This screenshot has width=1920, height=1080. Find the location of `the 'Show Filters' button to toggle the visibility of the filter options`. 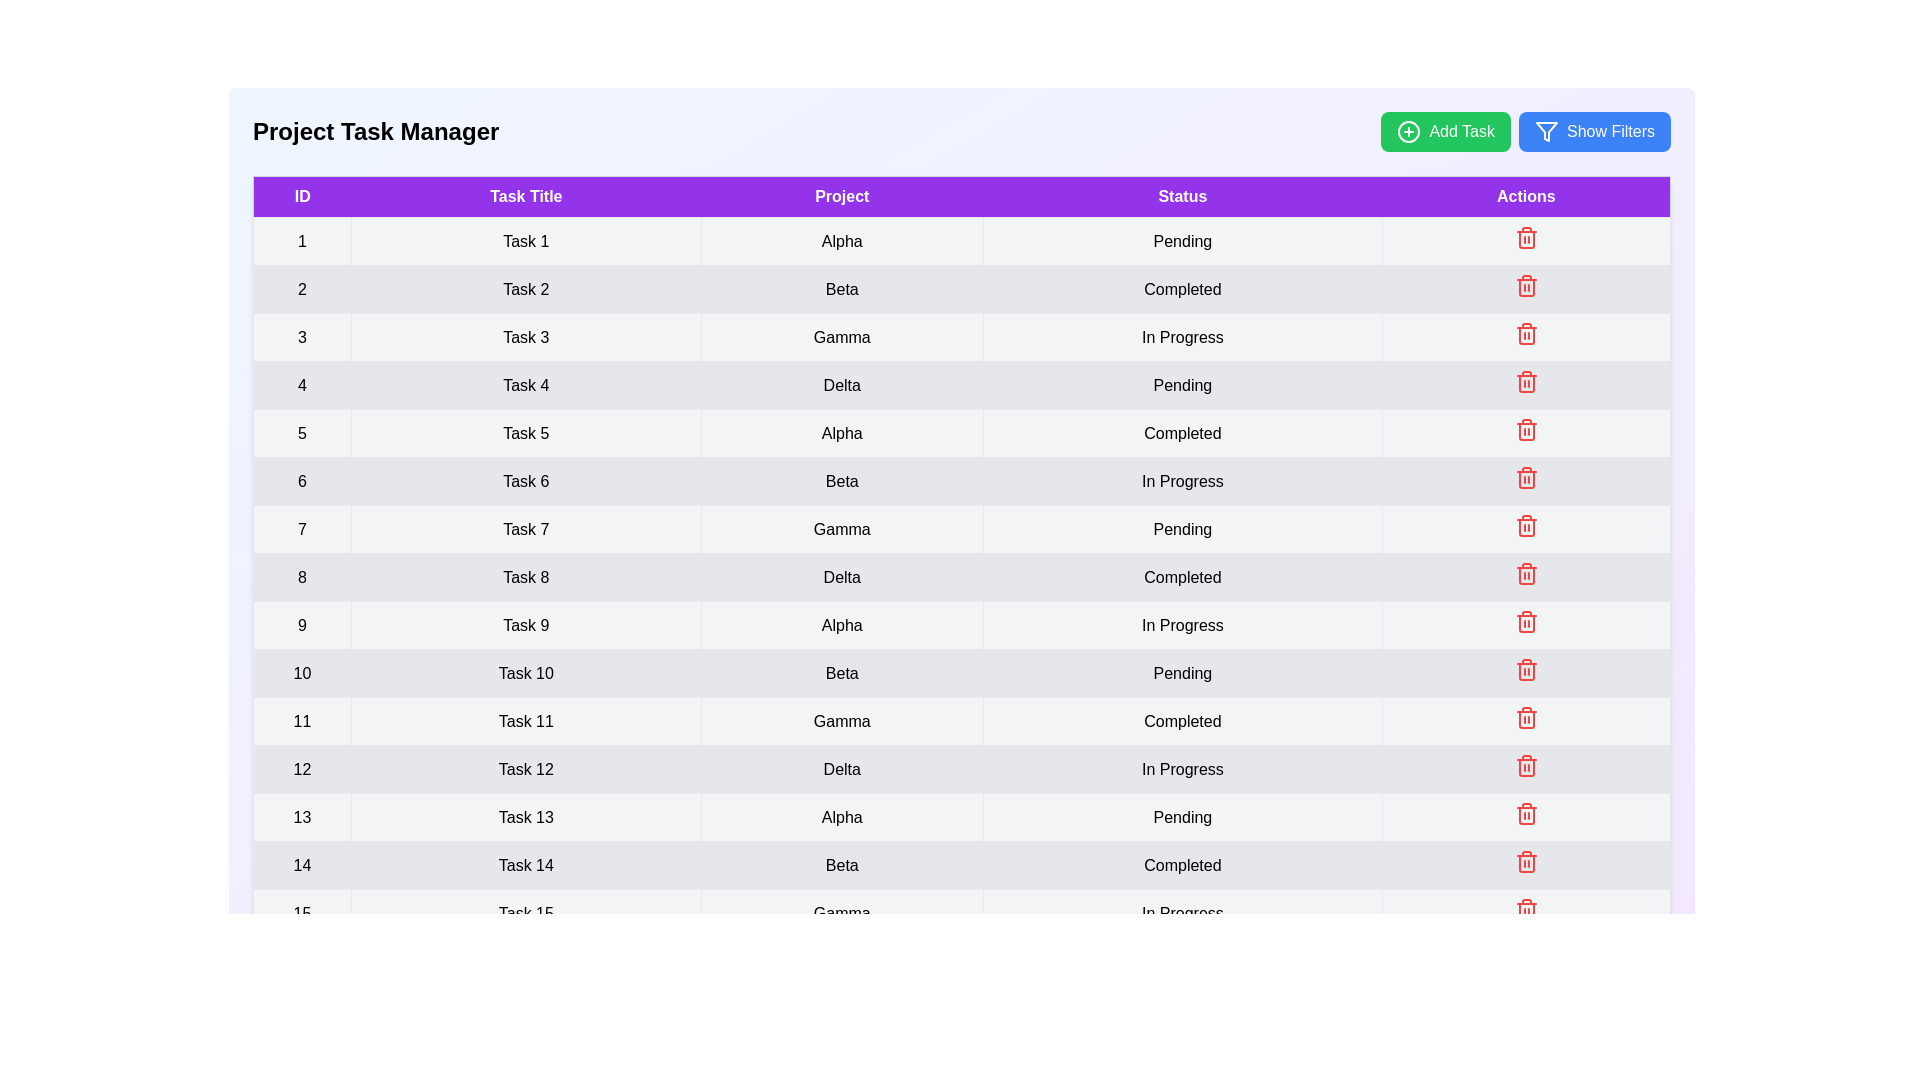

the 'Show Filters' button to toggle the visibility of the filter options is located at coordinates (1592, 131).